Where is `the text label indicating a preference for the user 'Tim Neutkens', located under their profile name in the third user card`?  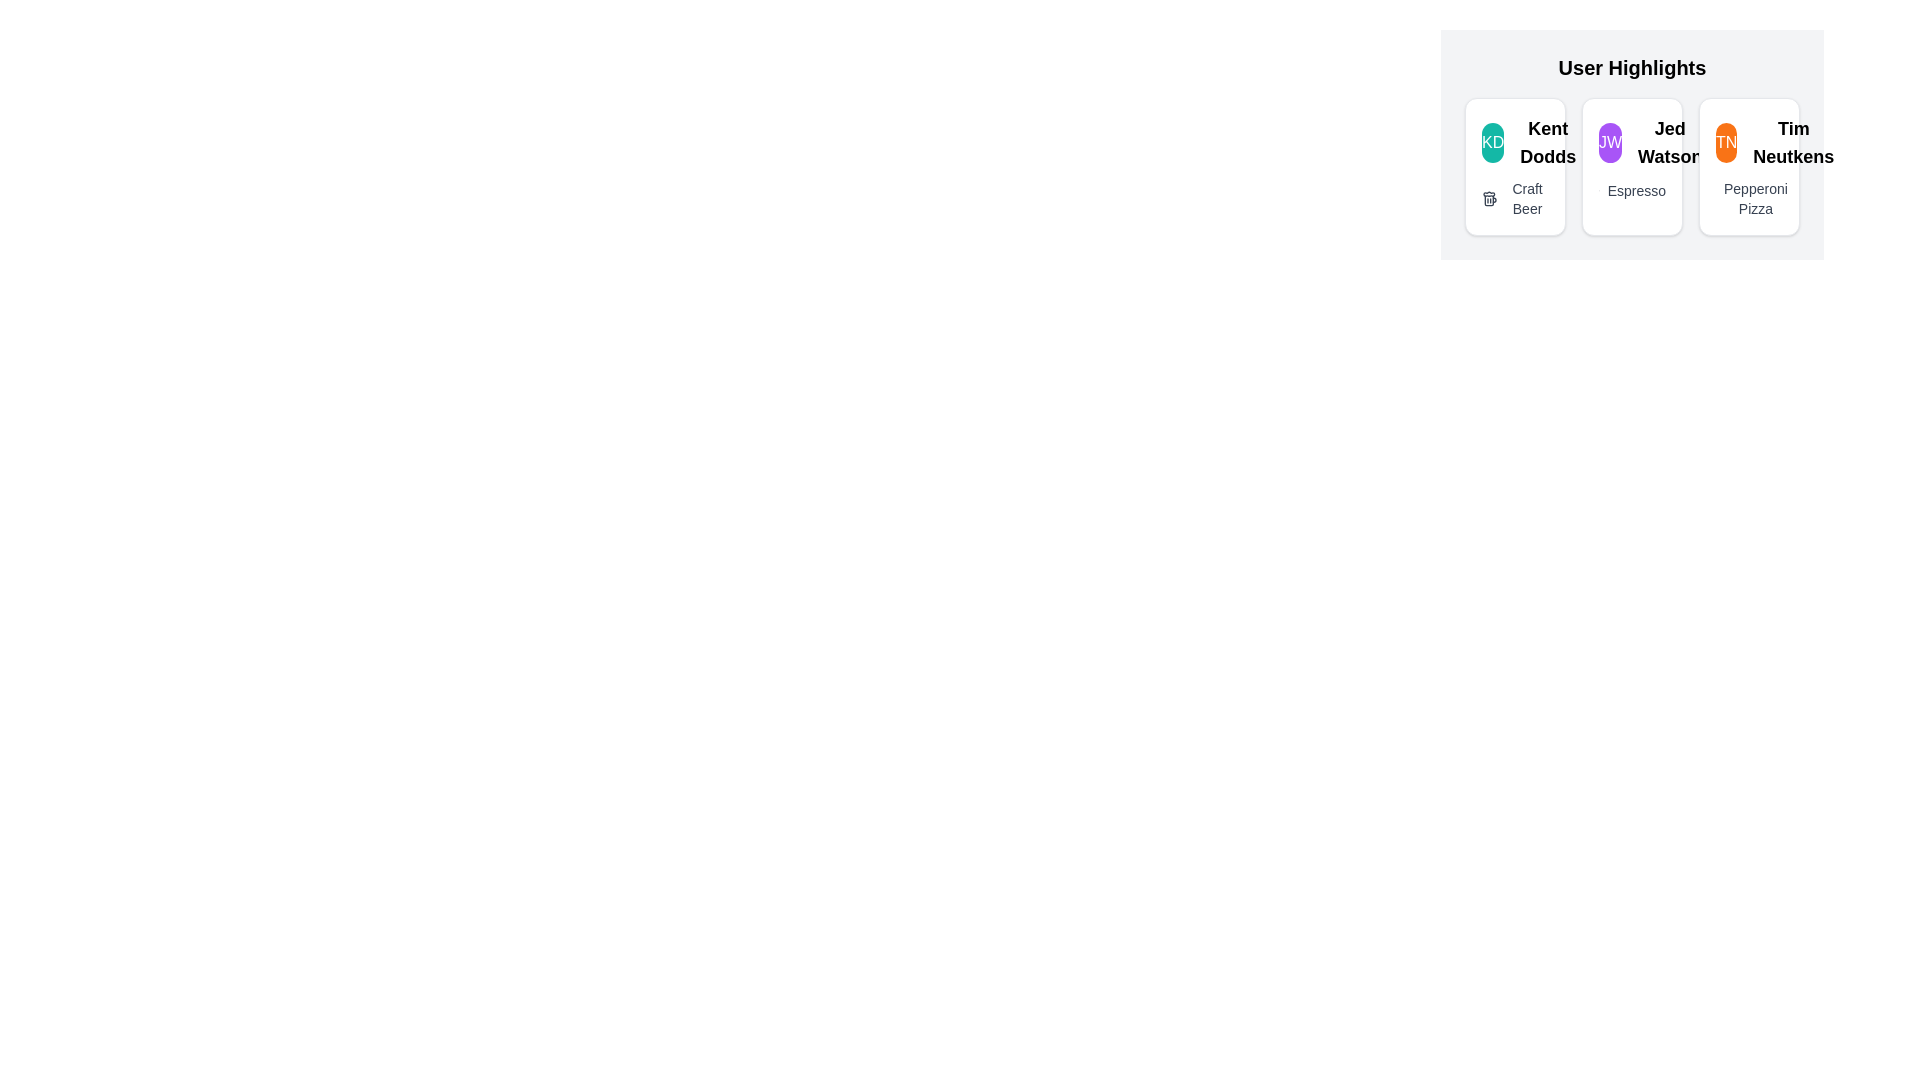 the text label indicating a preference for the user 'Tim Neutkens', located under their profile name in the third user card is located at coordinates (1754, 199).